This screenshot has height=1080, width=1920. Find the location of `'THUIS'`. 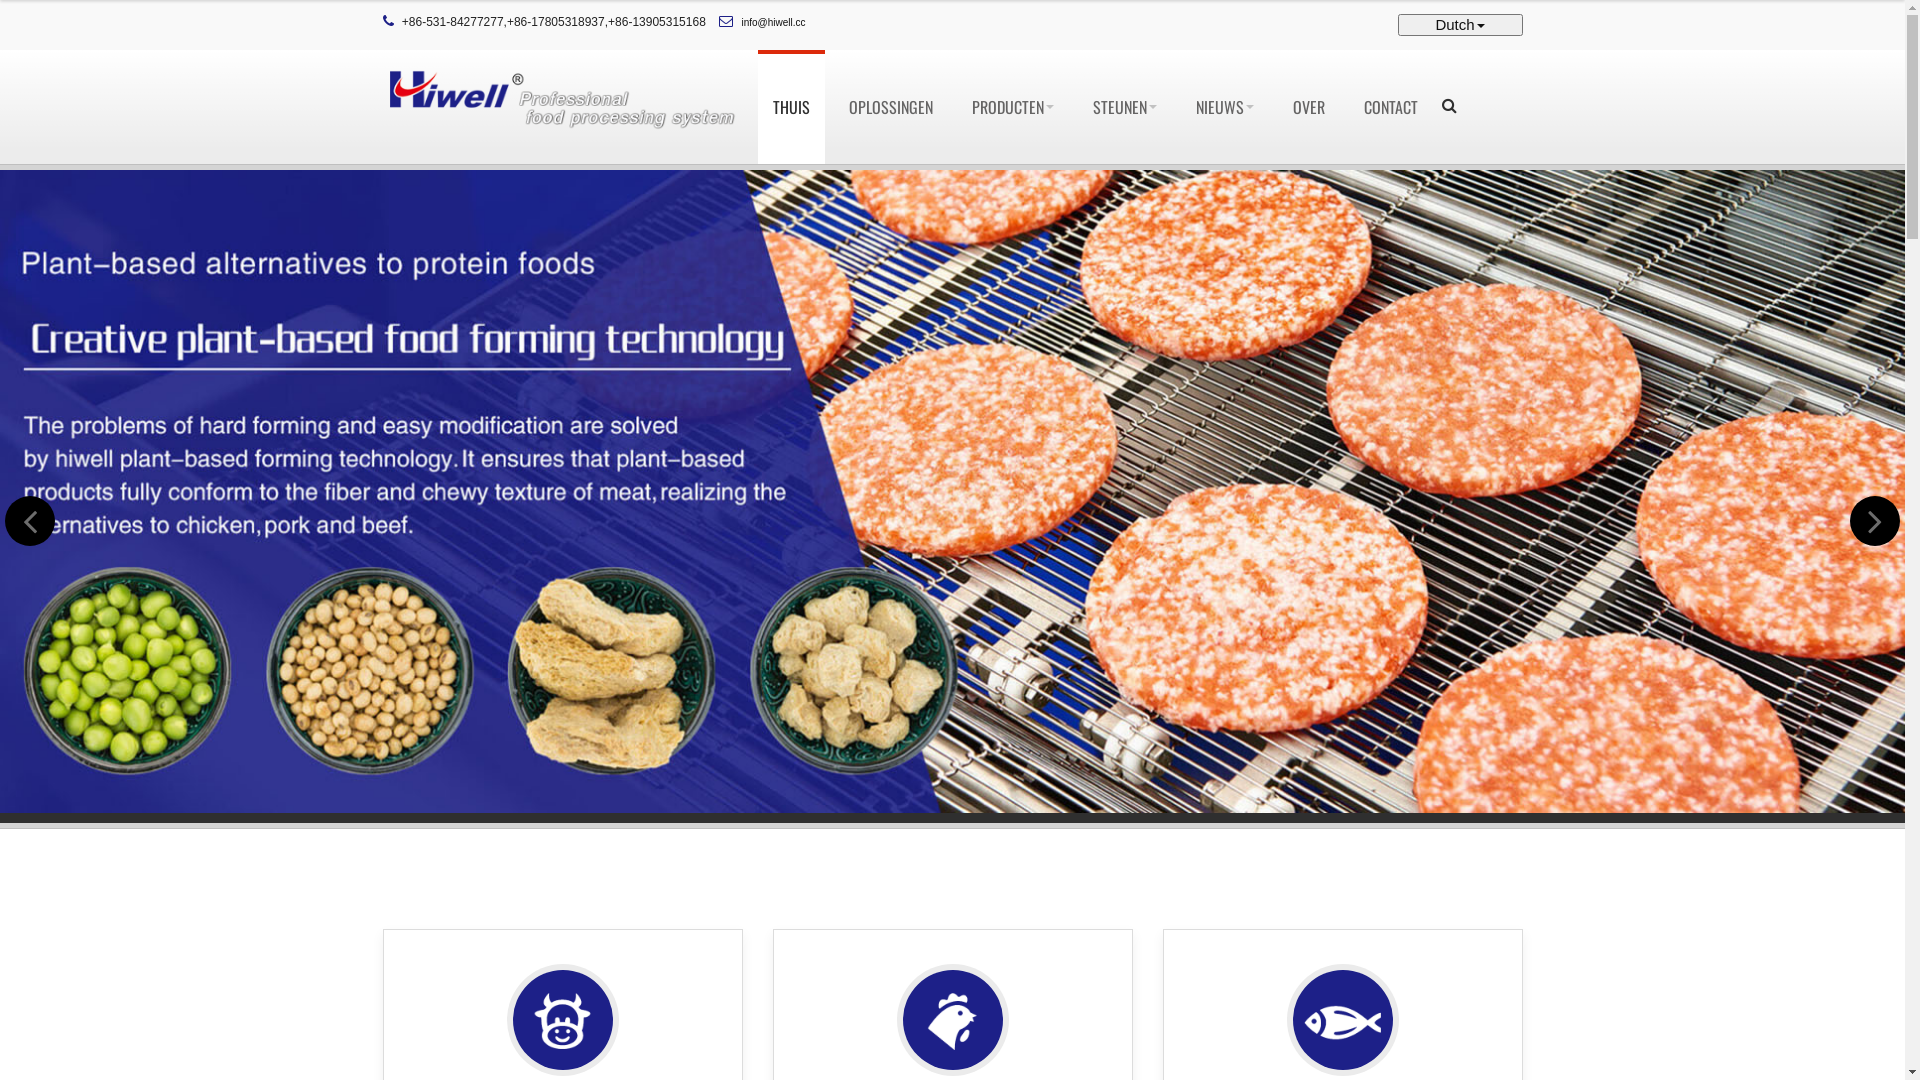

'THUIS' is located at coordinates (790, 107).